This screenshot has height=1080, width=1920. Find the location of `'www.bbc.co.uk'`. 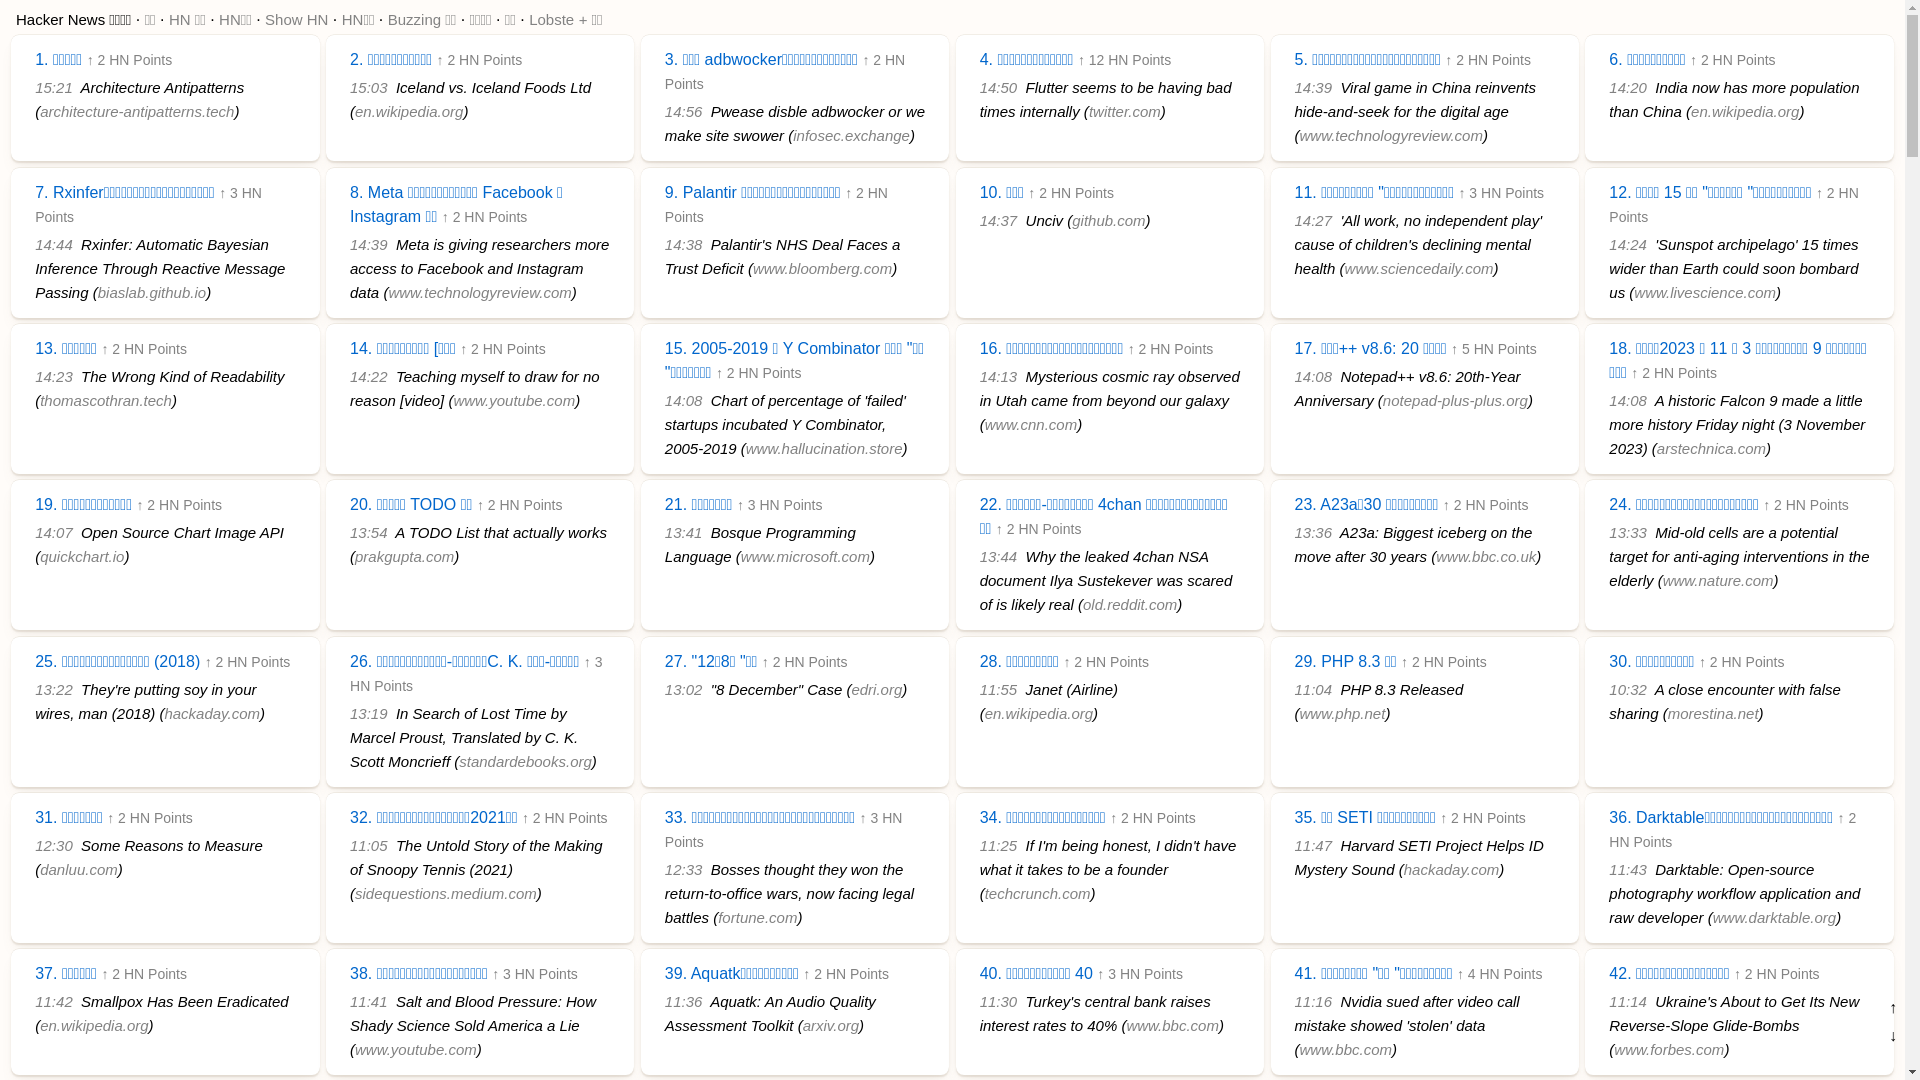

'www.bbc.co.uk' is located at coordinates (1486, 556).